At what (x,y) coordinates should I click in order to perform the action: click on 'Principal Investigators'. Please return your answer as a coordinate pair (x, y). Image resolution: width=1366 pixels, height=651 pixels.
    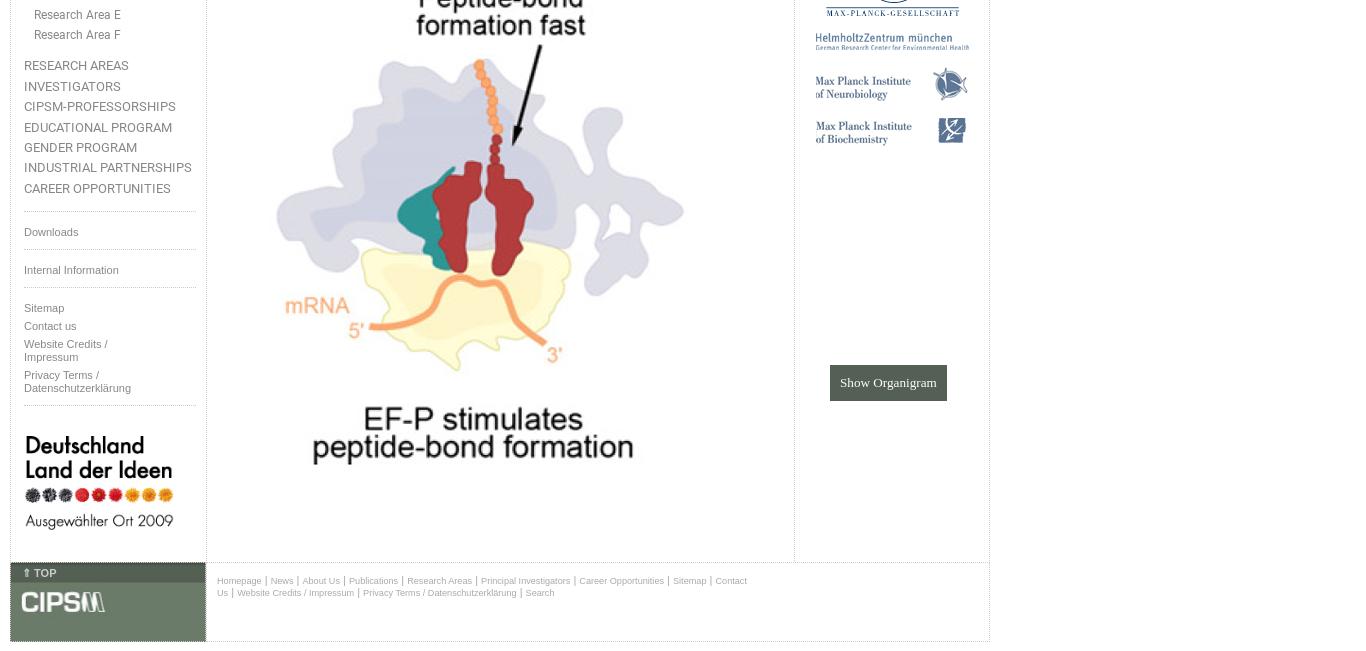
    Looking at the image, I should click on (525, 580).